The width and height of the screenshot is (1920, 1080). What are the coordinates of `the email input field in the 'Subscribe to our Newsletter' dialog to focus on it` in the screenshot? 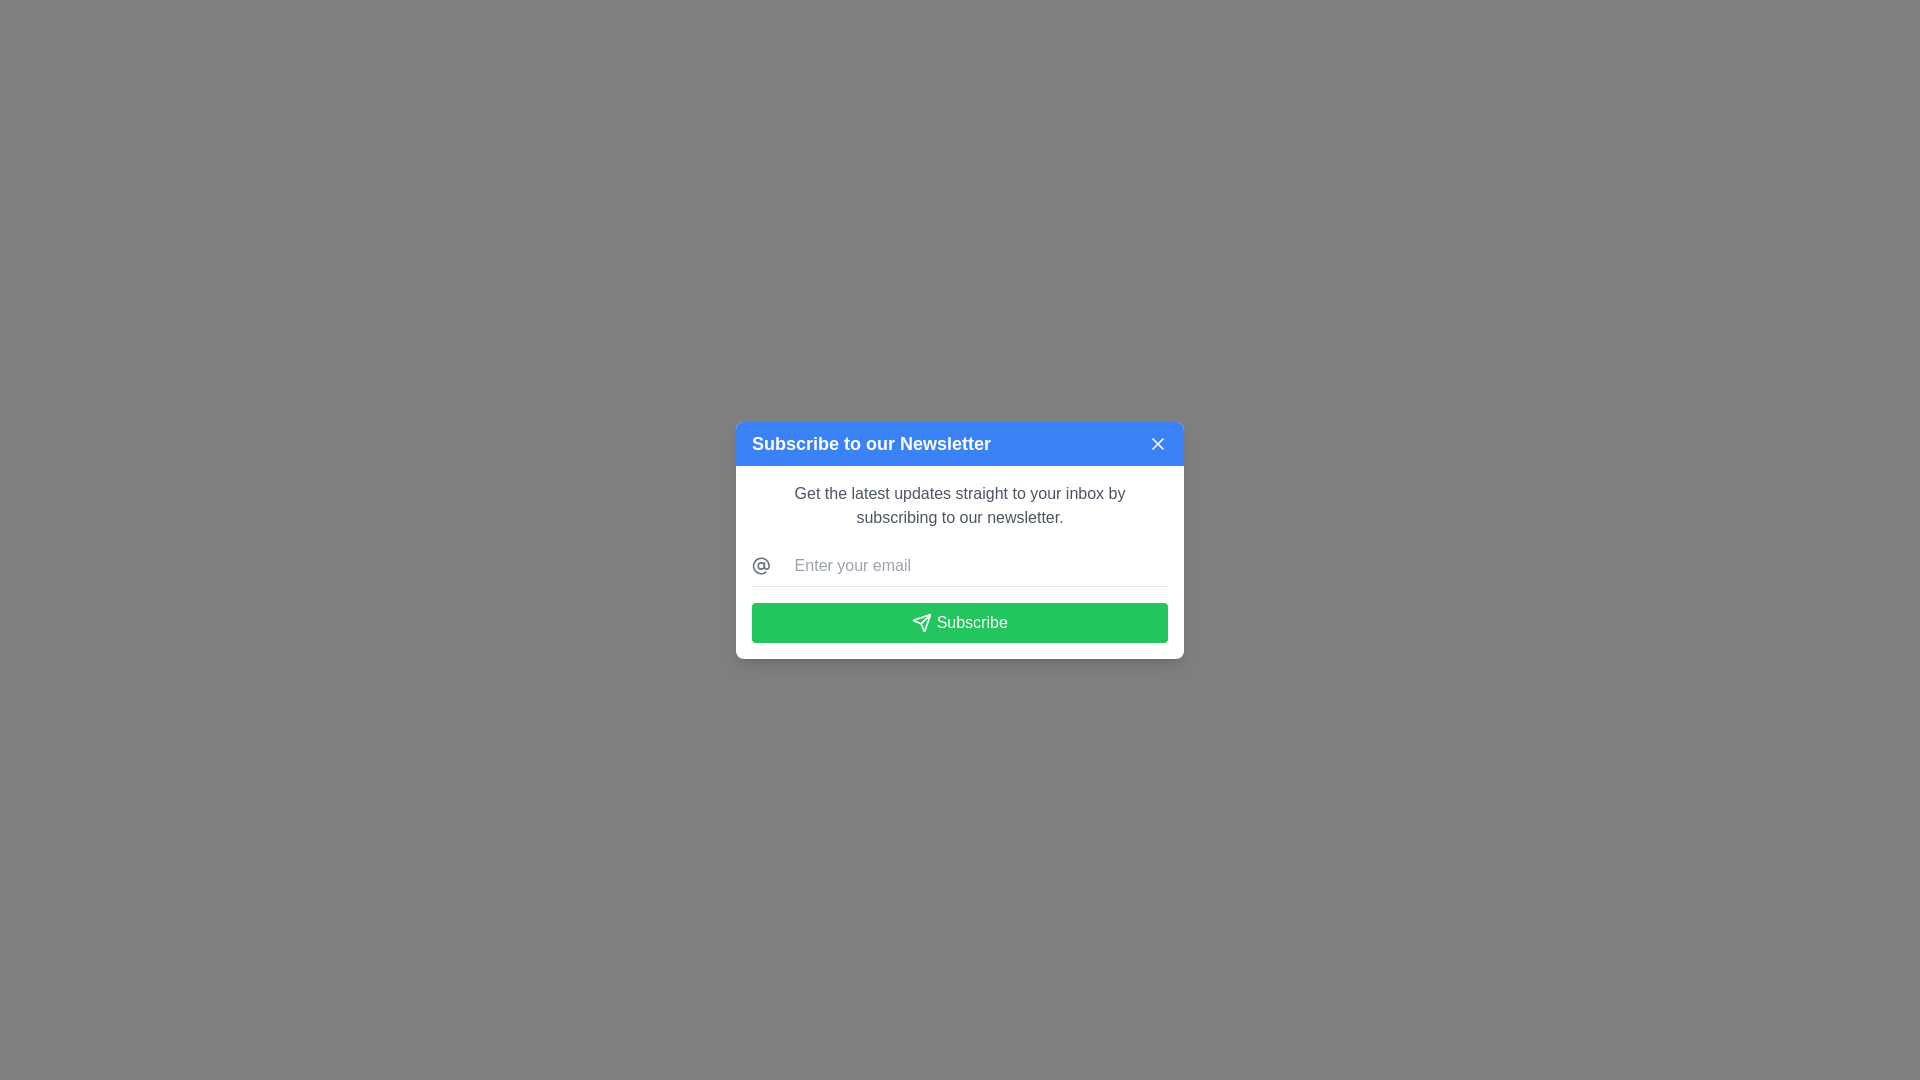 It's located at (973, 565).